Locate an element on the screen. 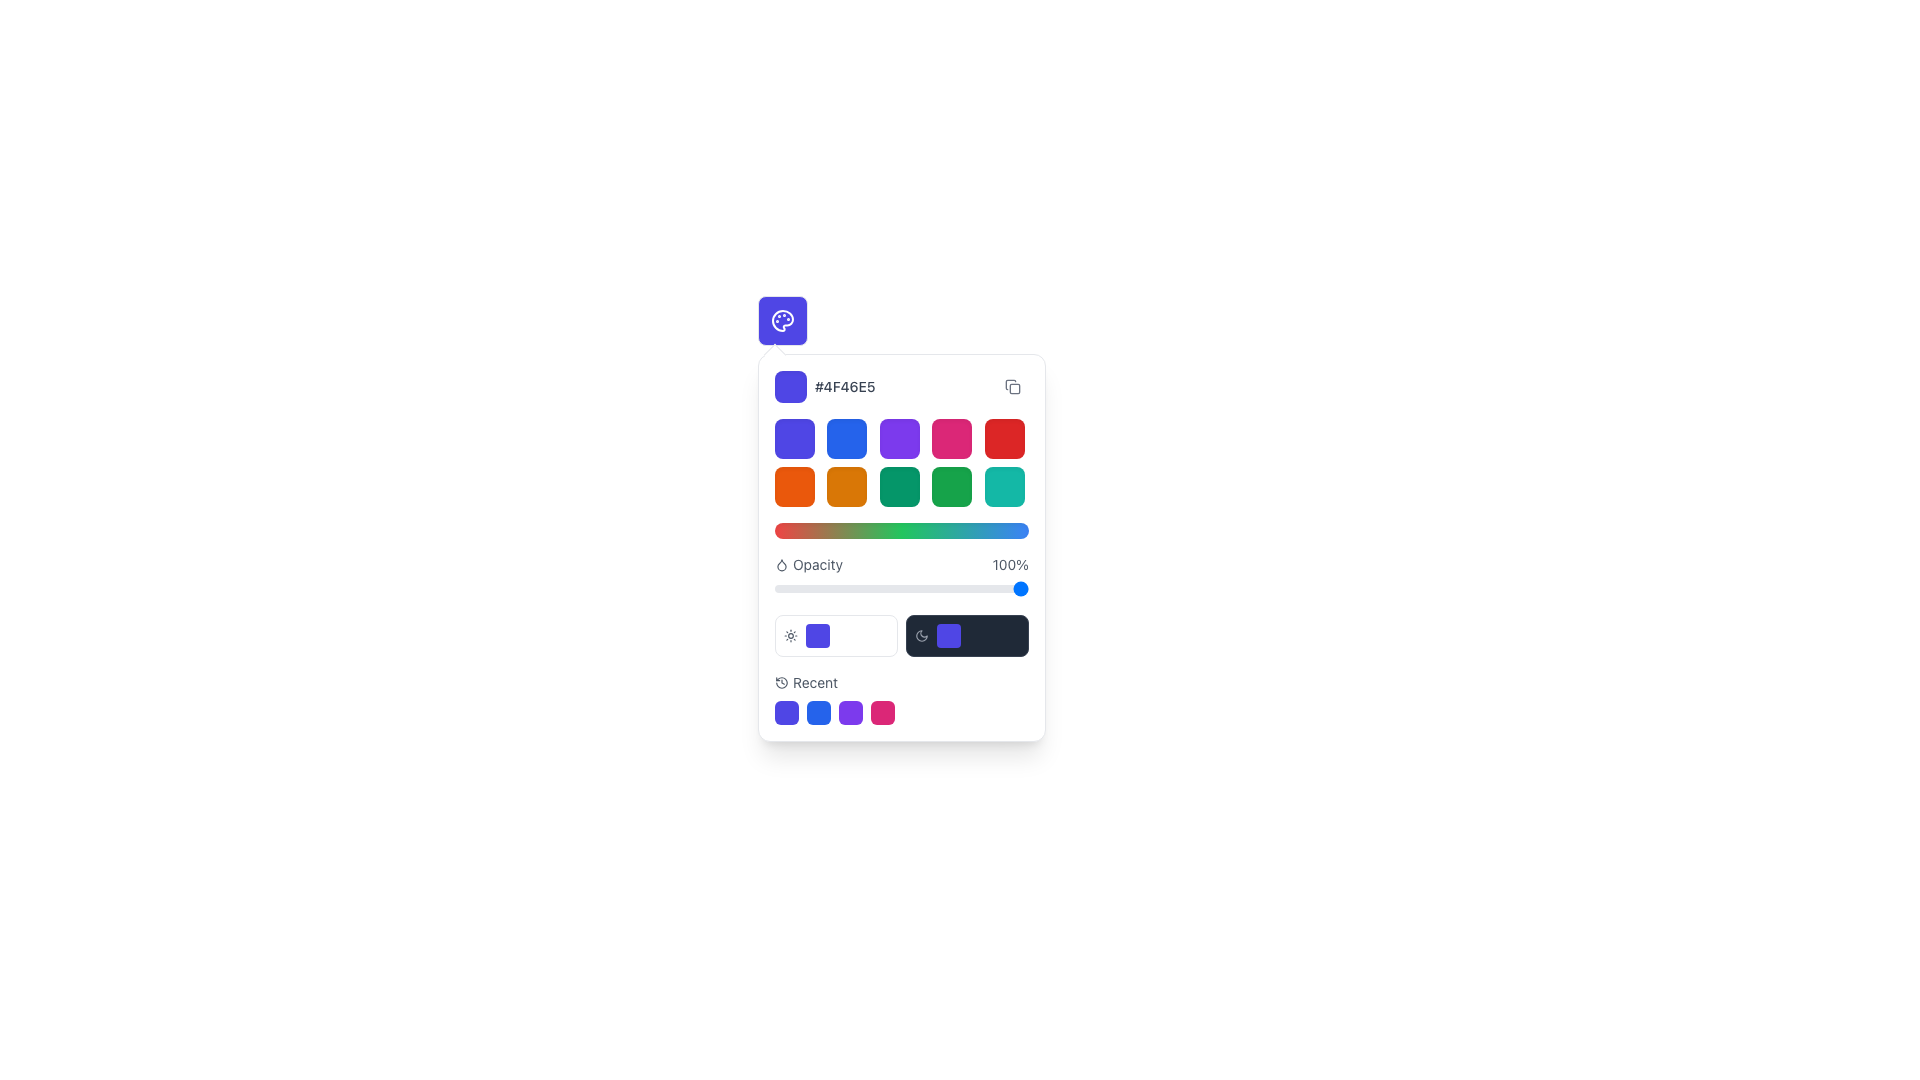  the center of the light or brightness toggle icon located at the leftmost position of the horizontal toolbar is located at coordinates (790, 636).